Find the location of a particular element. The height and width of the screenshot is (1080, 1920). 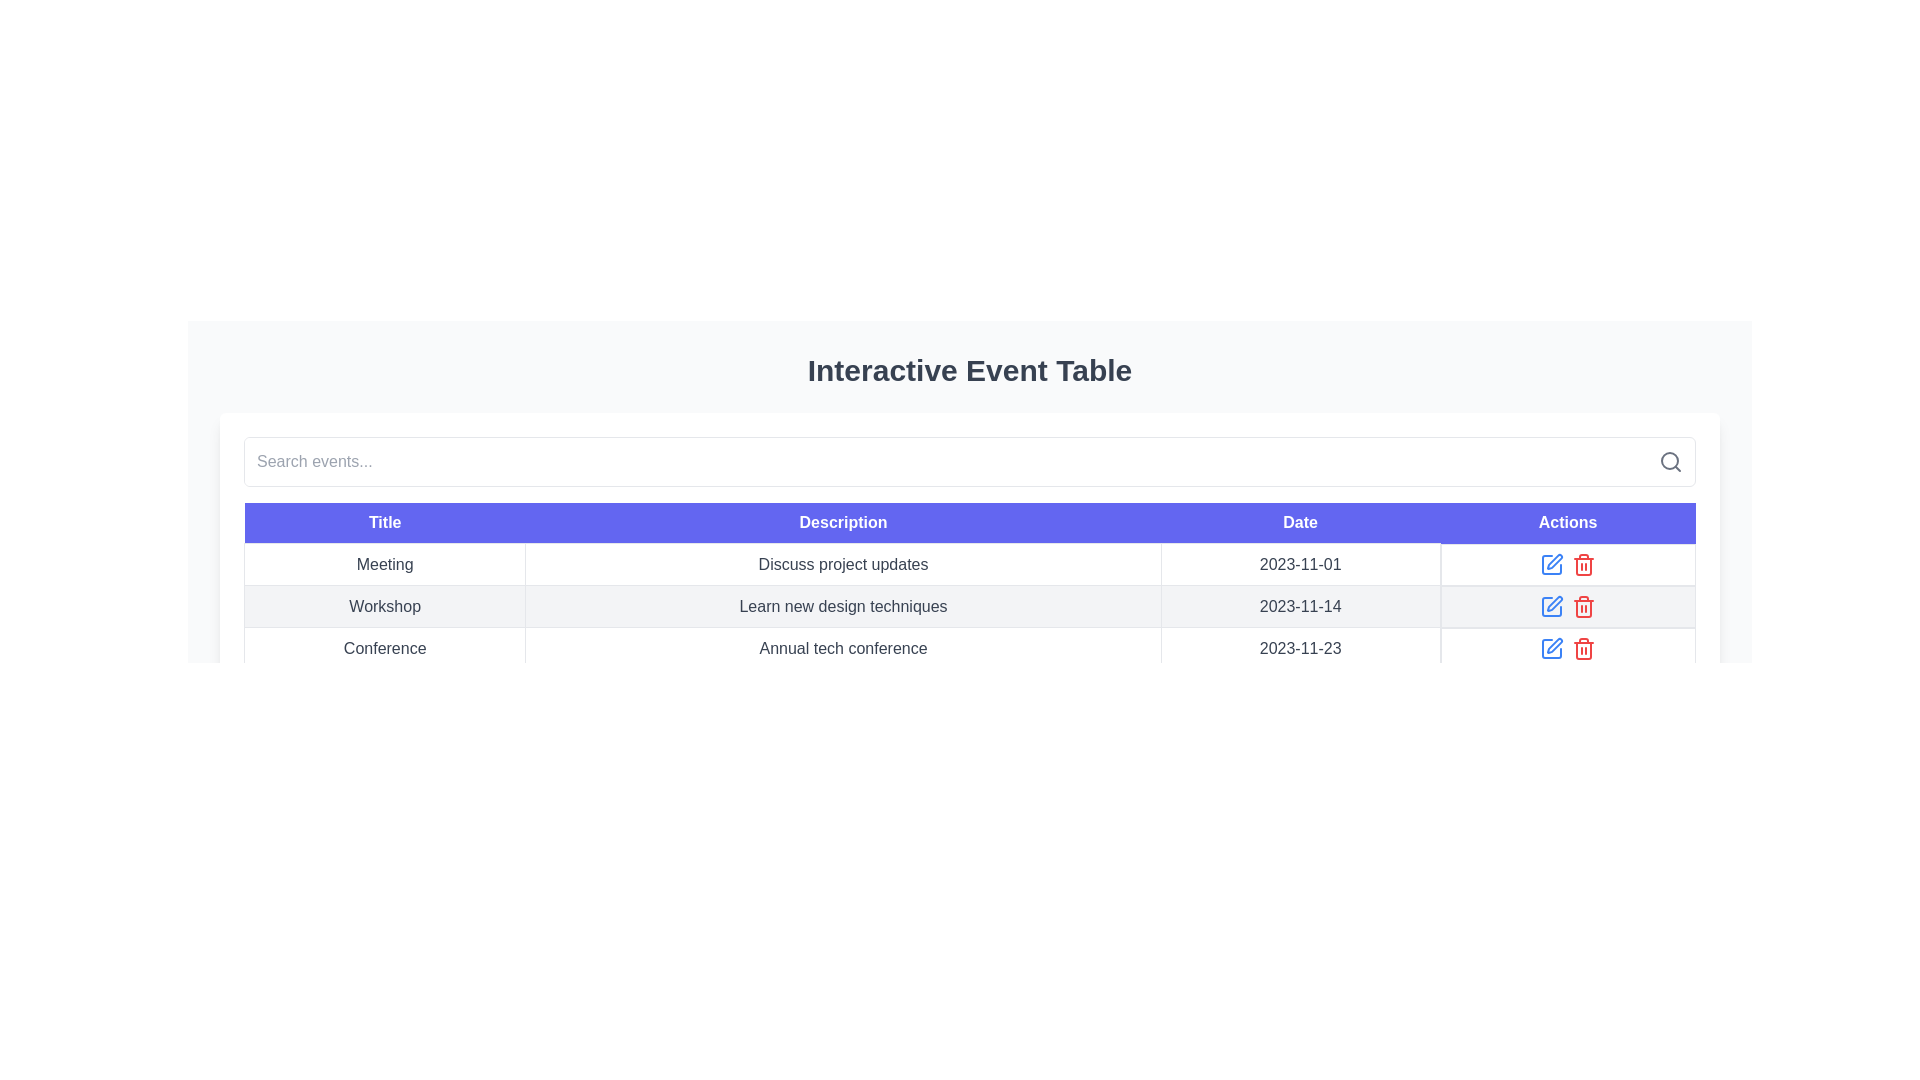

the red trash bin icon button located in the third row of the 'Actions' column in the table is located at coordinates (1583, 607).